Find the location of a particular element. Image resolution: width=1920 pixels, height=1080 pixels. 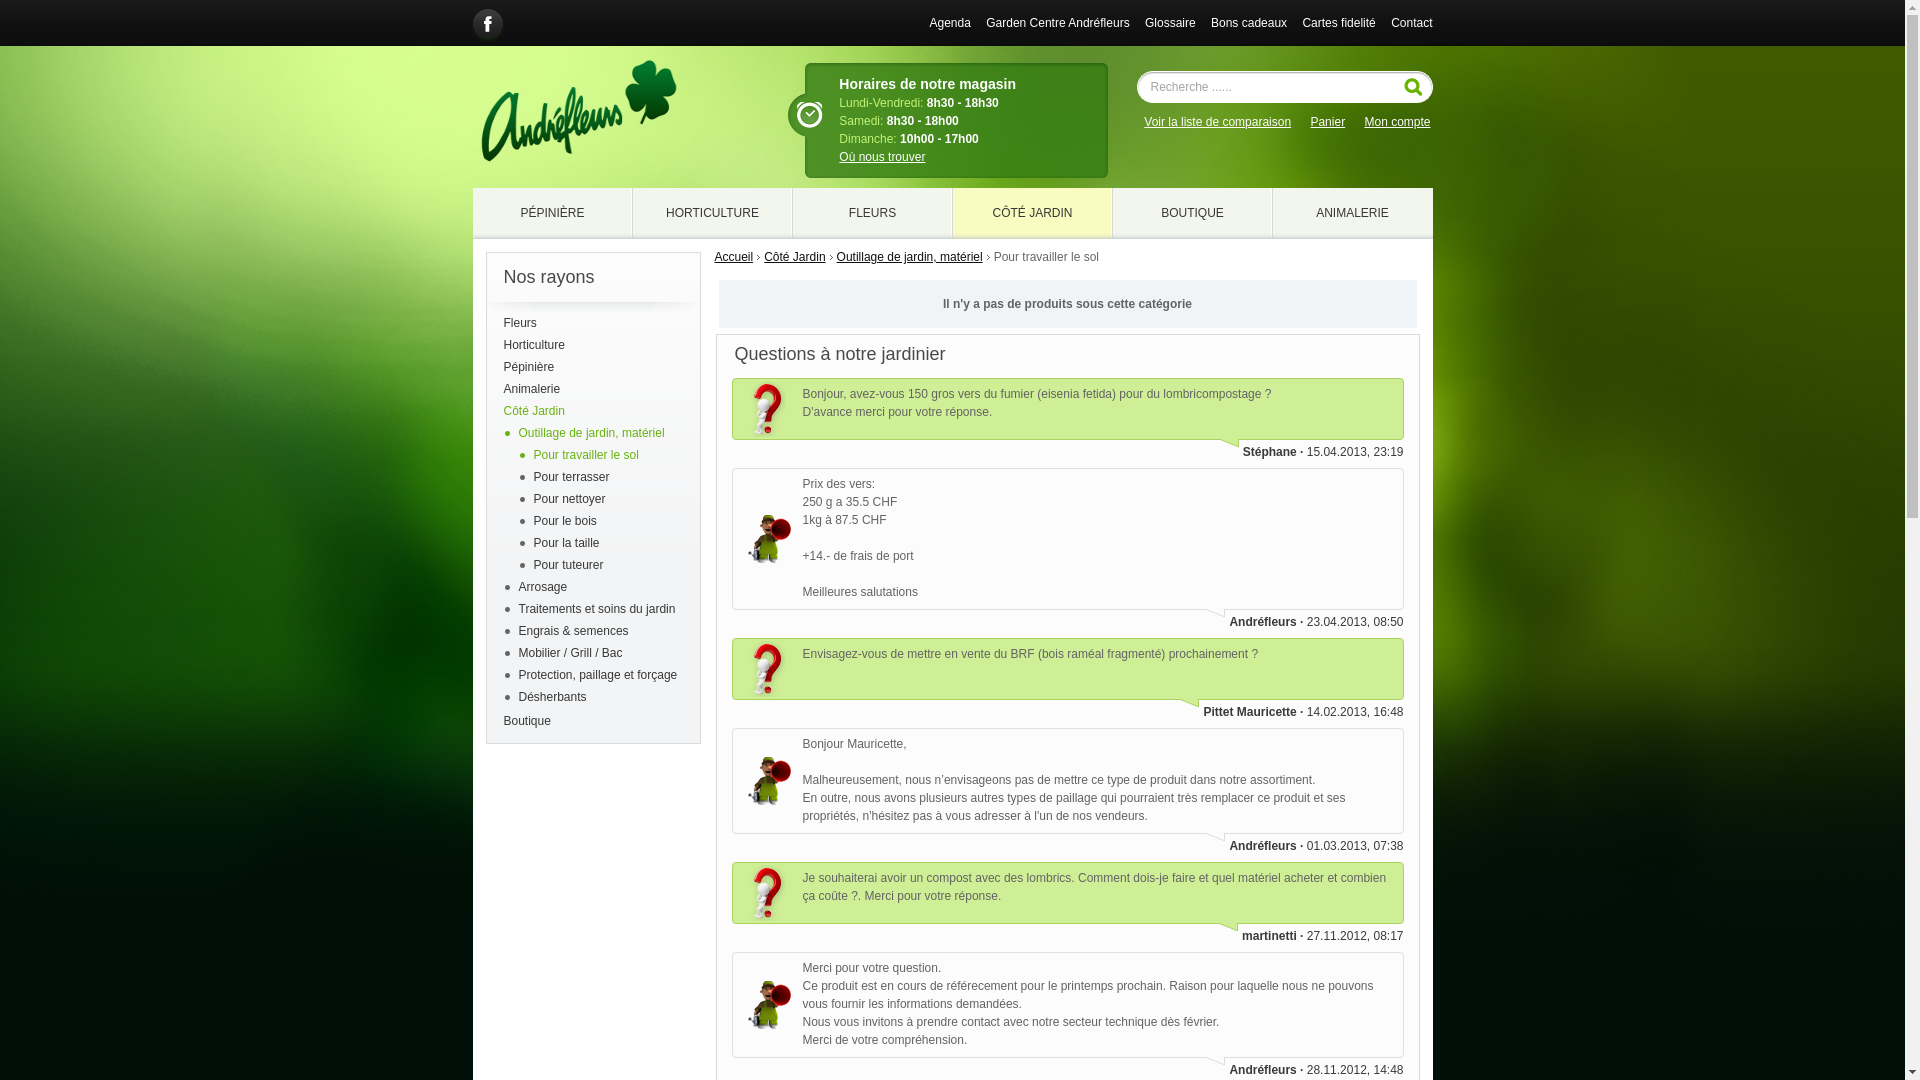

'Arrosage' is located at coordinates (518, 585).